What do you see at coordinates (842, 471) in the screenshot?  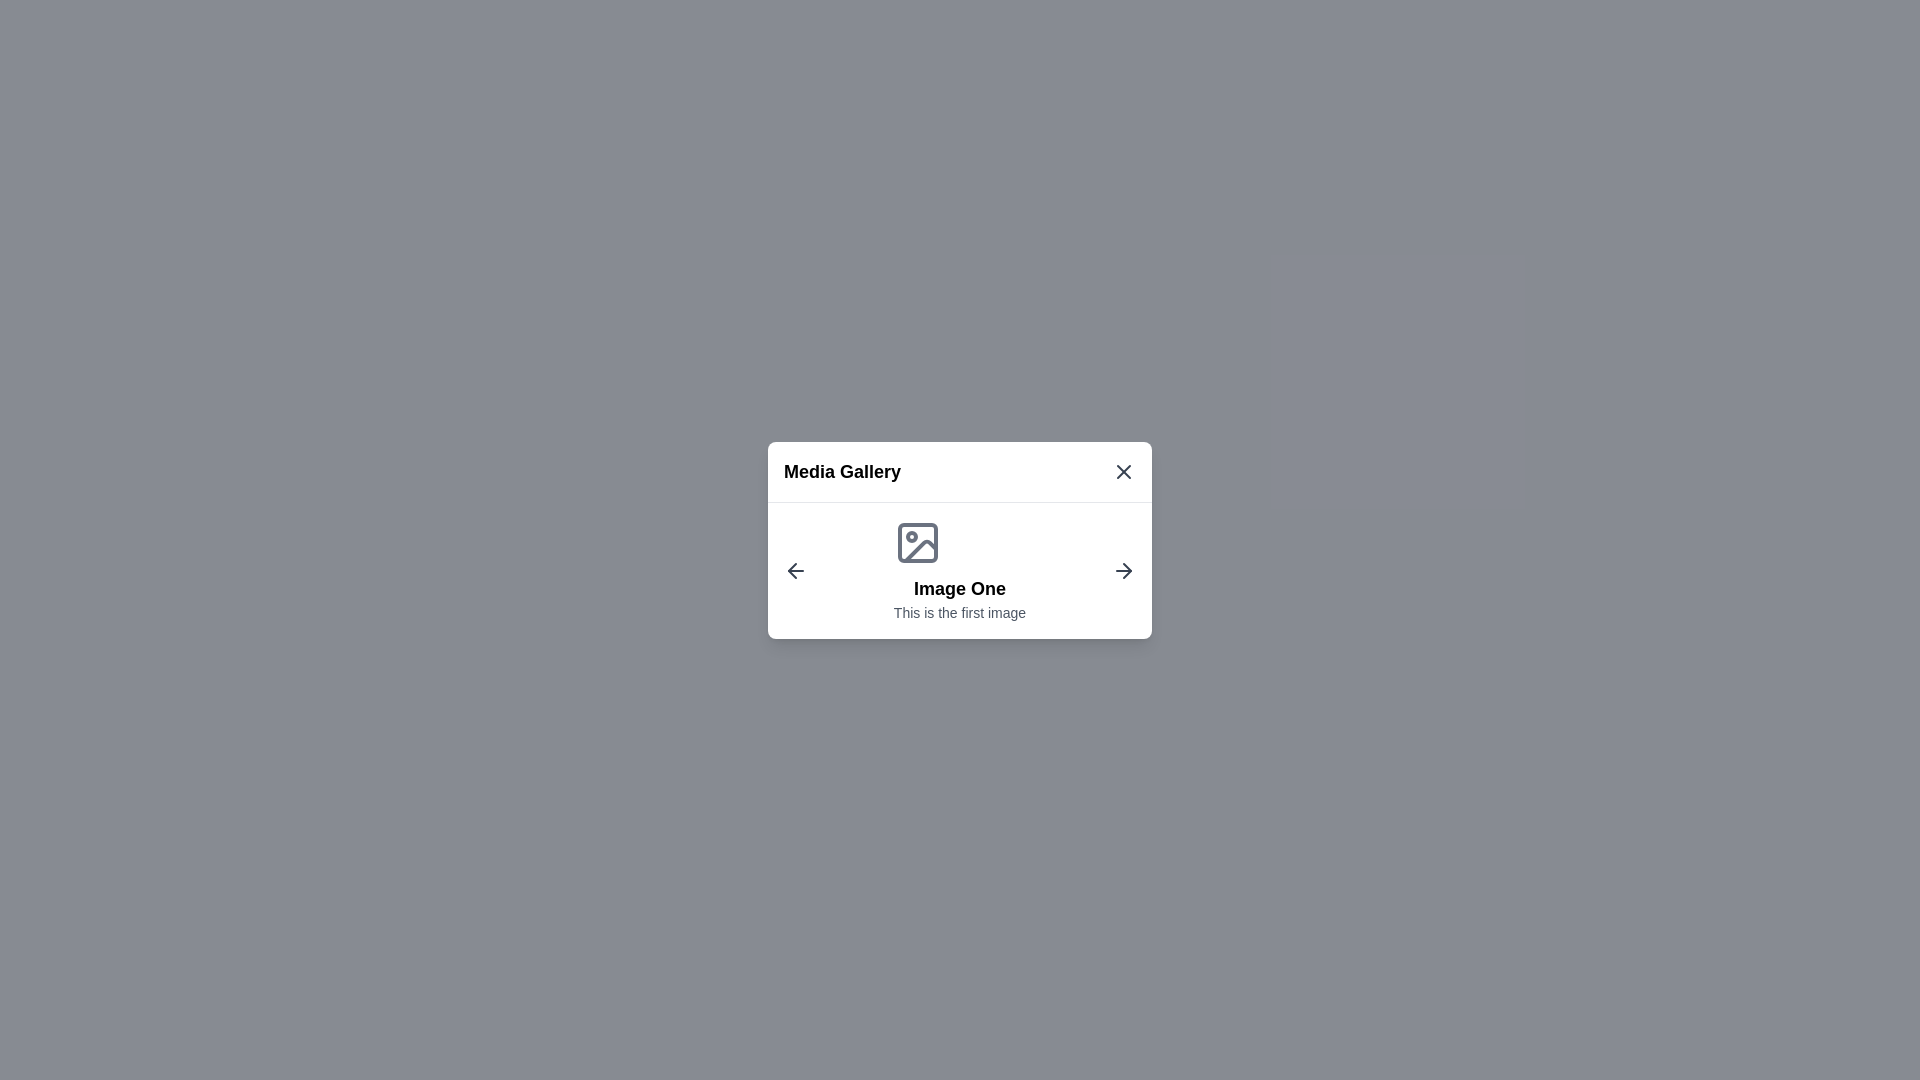 I see `the Title or Header Text of the media gallery section, which is positioned at the top left of the horizontally aligned header bar` at bounding box center [842, 471].